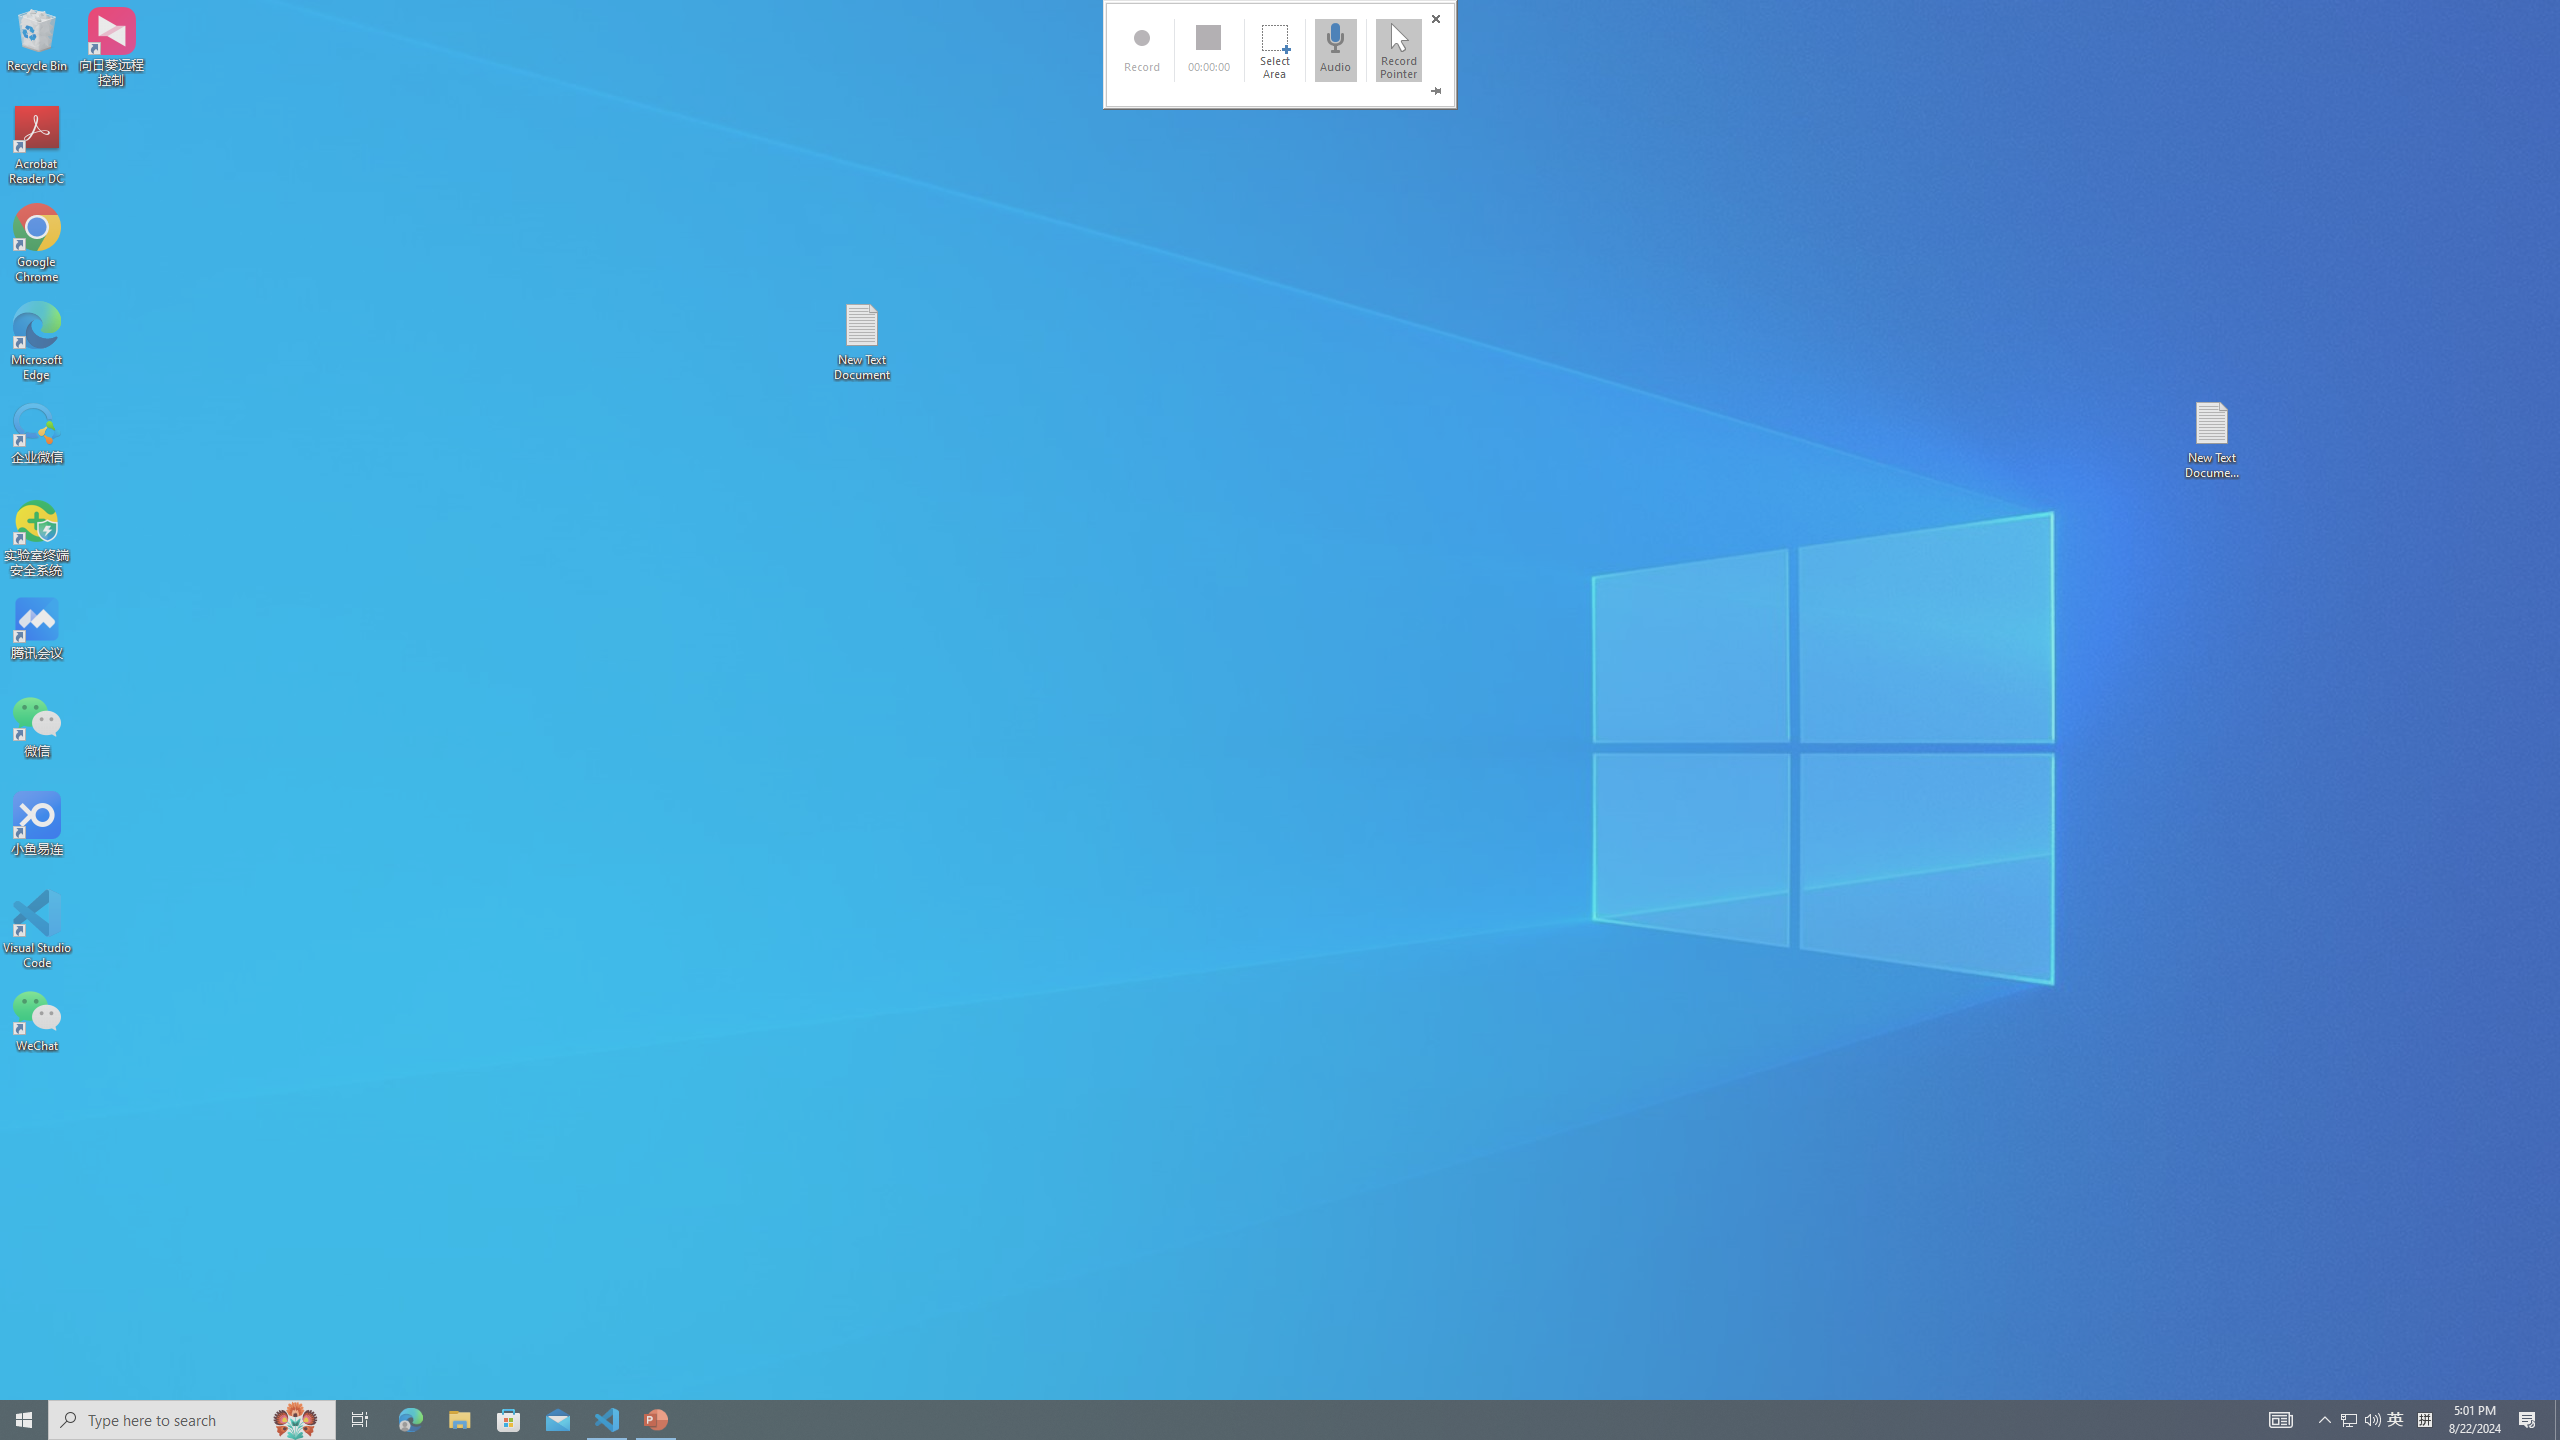  Describe the element at coordinates (1207, 49) in the screenshot. I see `'00:00:00'` at that location.